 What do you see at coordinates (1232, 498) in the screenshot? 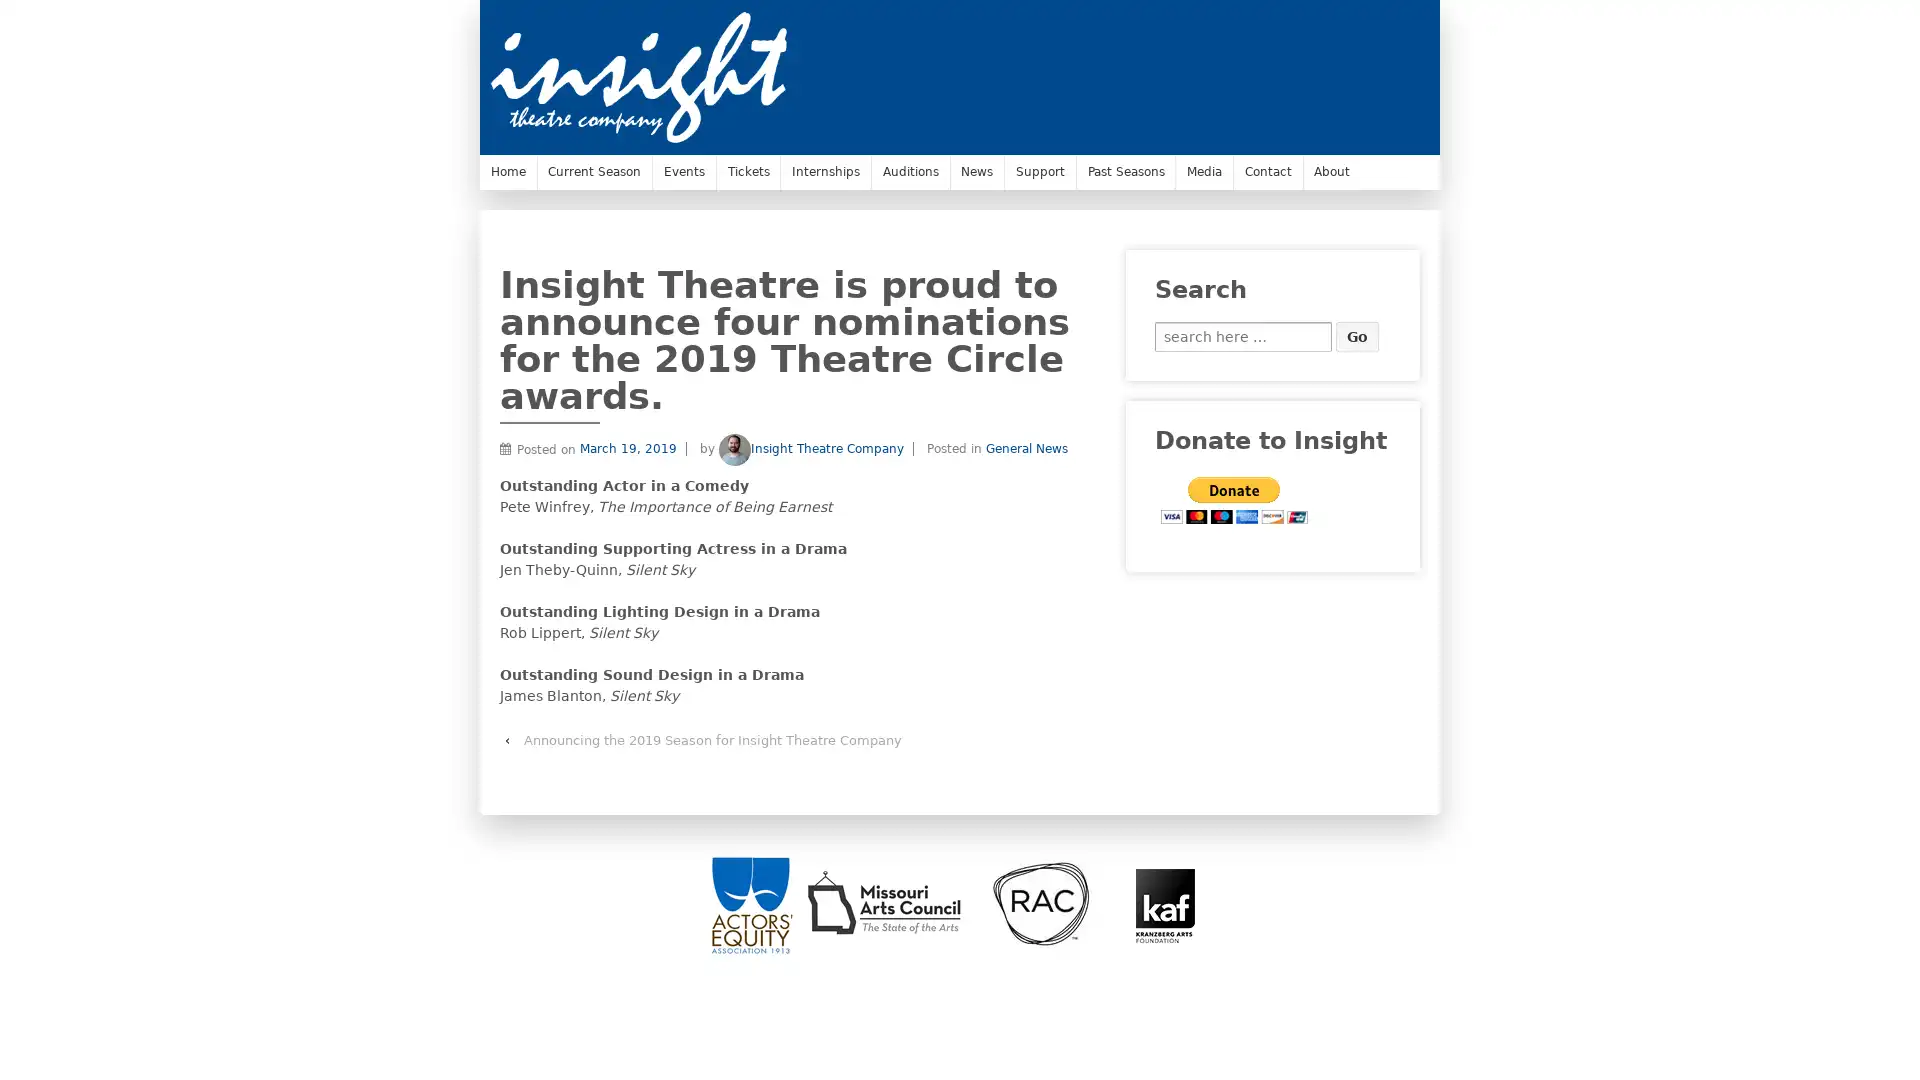
I see `PayPal - The safer, easier way to pay online.` at bounding box center [1232, 498].